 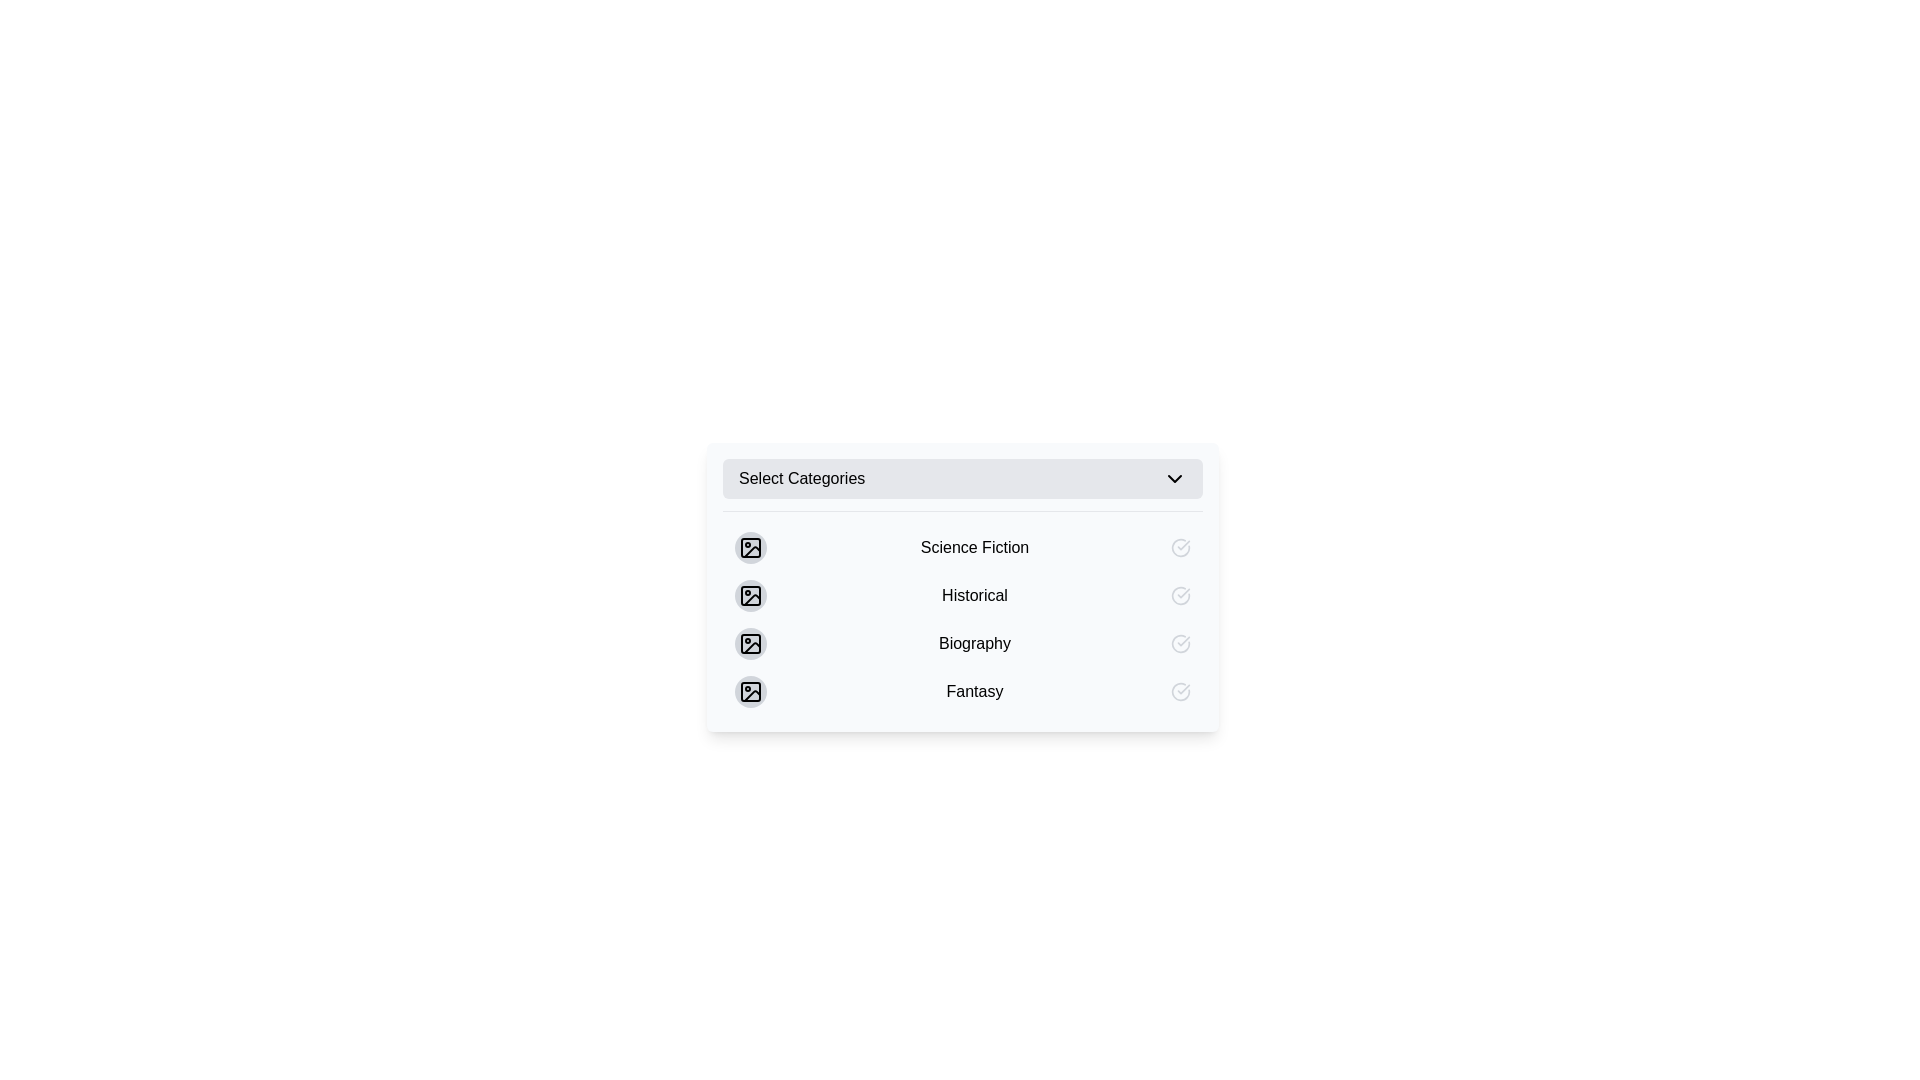 What do you see at coordinates (749, 644) in the screenshot?
I see `the Icon element for the 'Biography' category, which is the second visual component of an SVG icon in a vertical list` at bounding box center [749, 644].